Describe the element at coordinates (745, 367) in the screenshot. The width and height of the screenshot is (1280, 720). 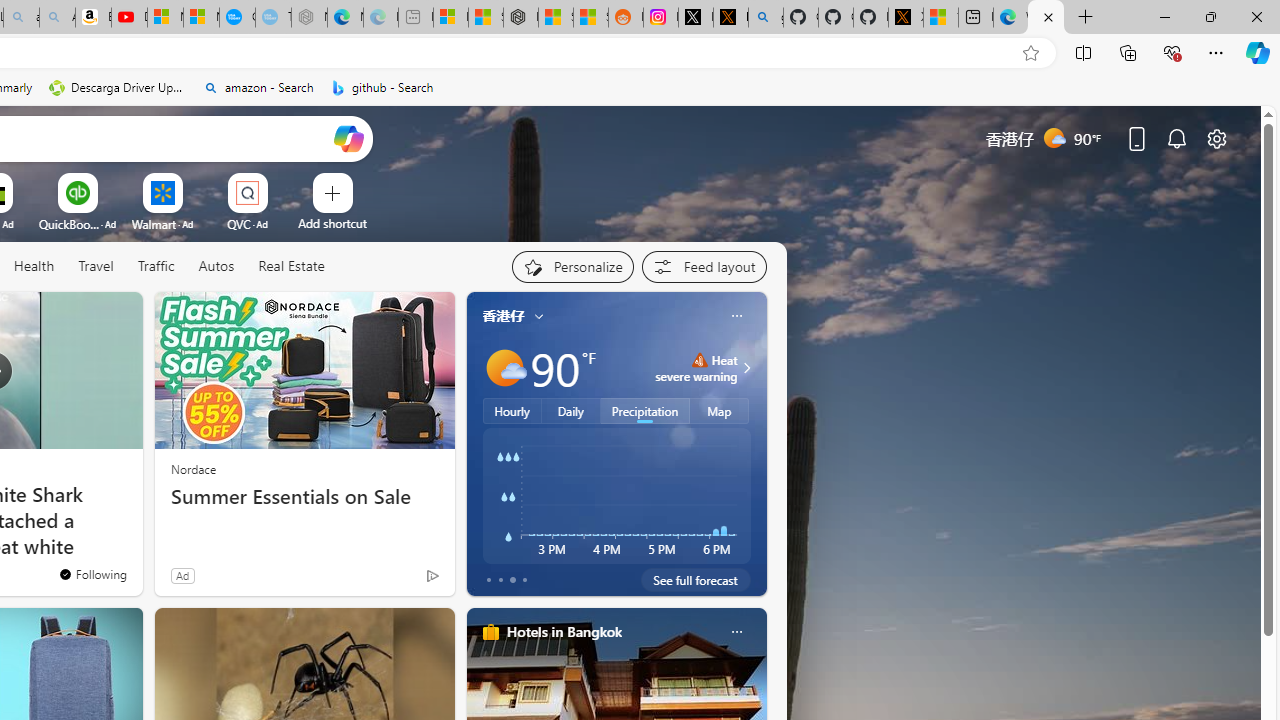
I see `'Class: weather-arrow-glyph'` at that location.